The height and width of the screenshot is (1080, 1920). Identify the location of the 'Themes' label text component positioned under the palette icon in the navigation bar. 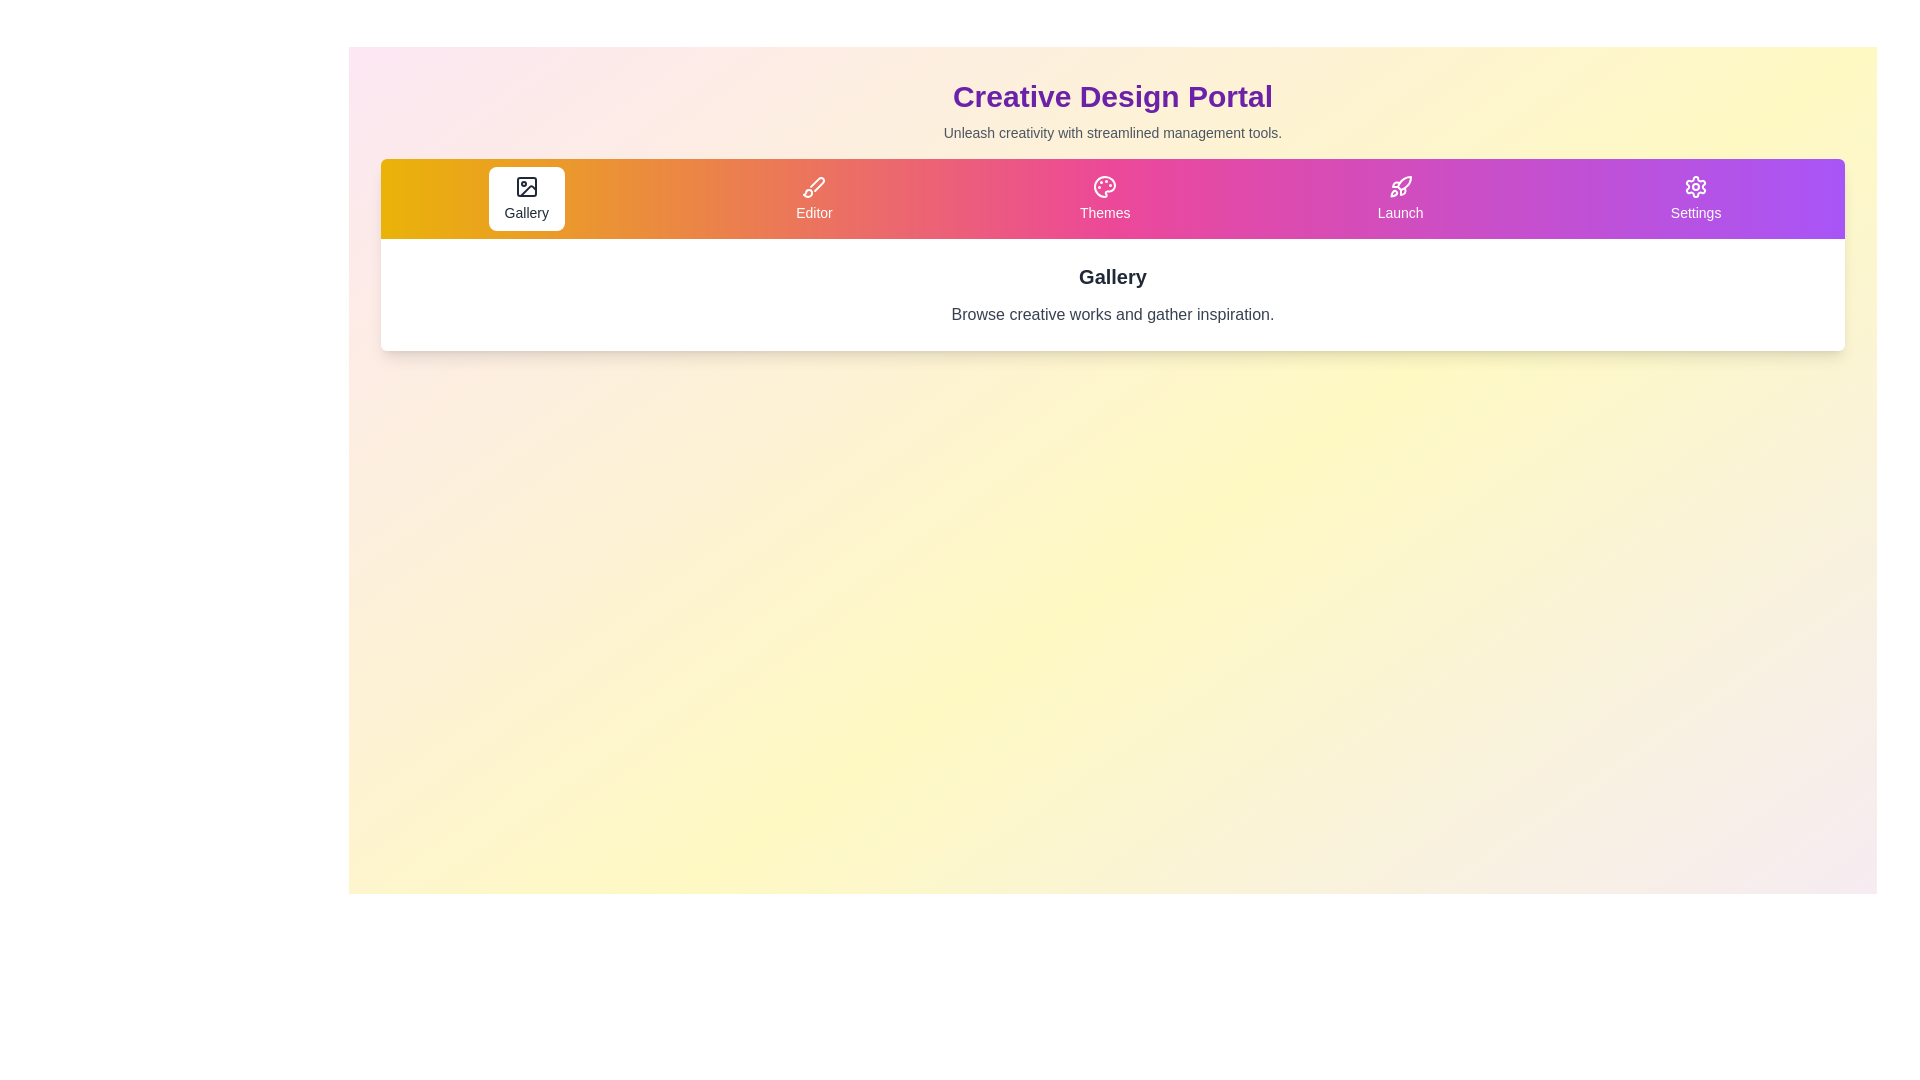
(1104, 212).